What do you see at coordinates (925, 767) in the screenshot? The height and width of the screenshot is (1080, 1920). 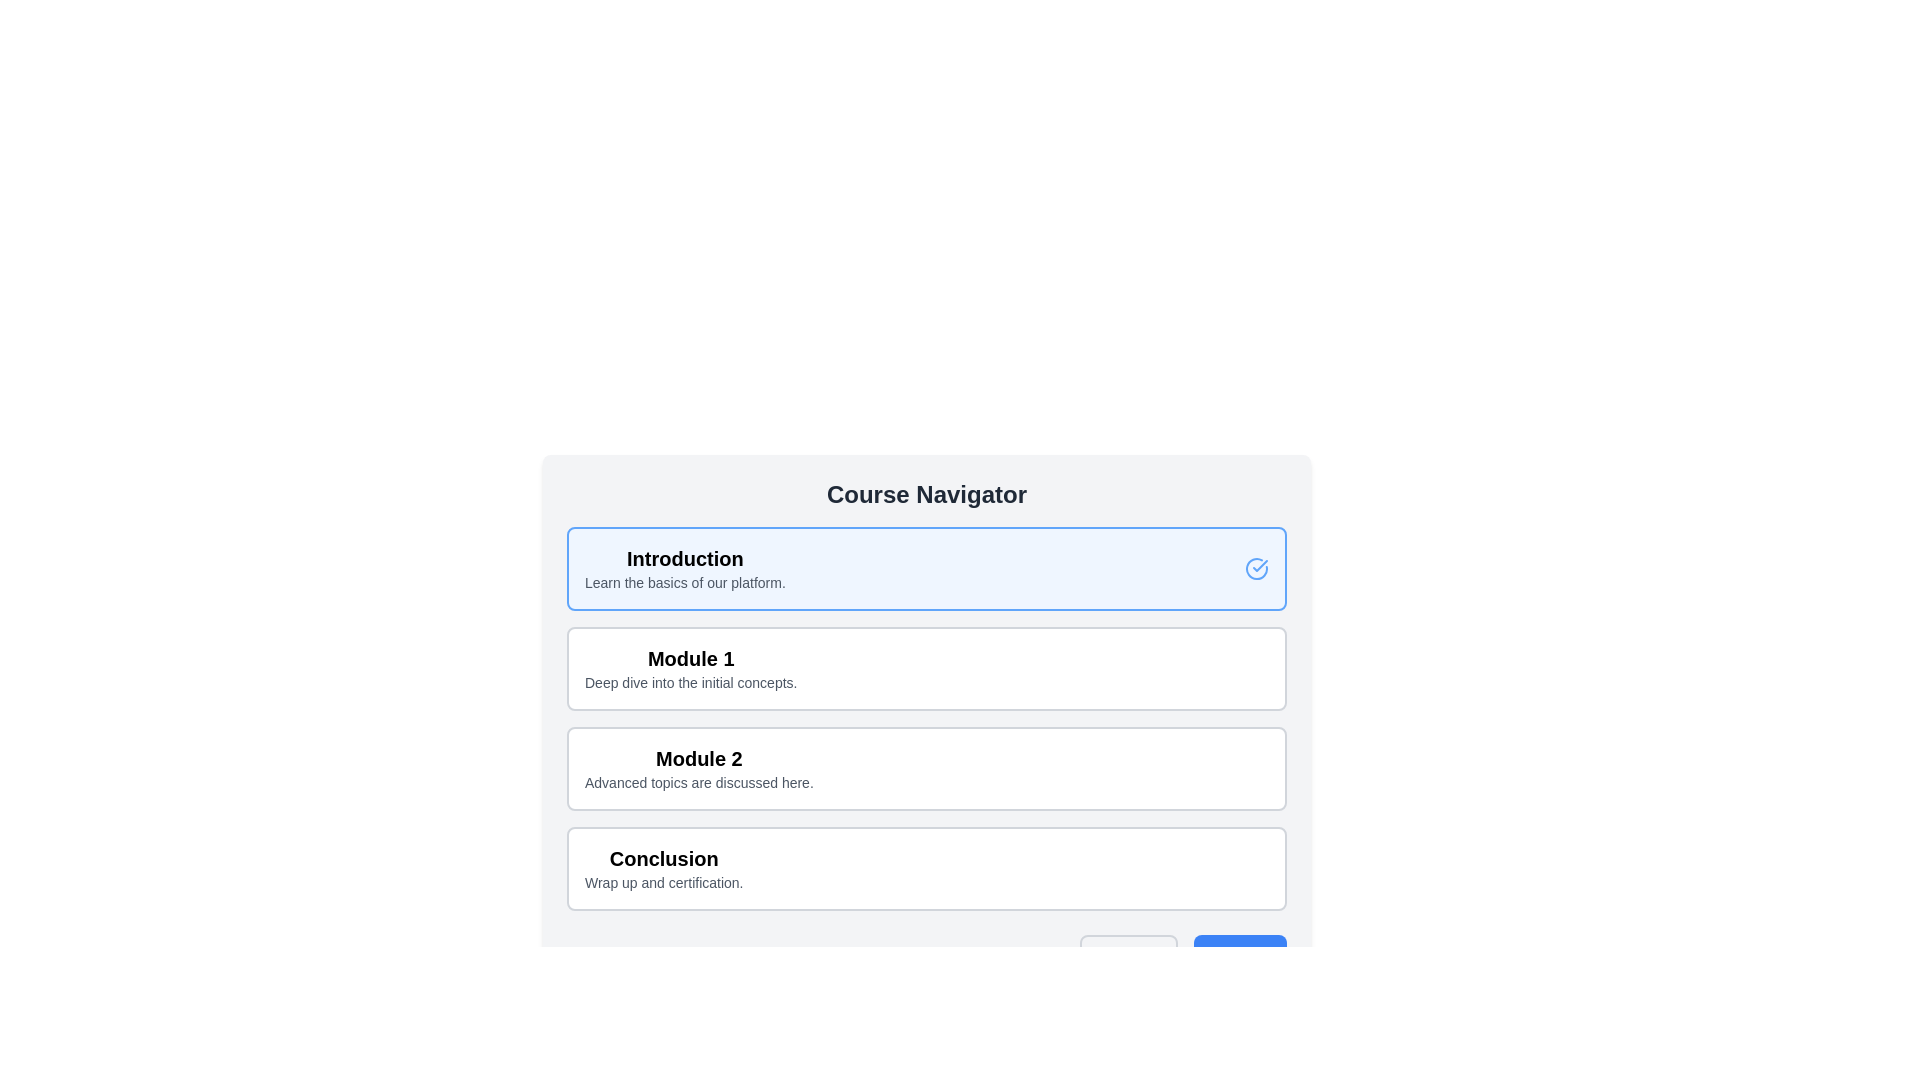 I see `the module Module 2 to view its details` at bounding box center [925, 767].